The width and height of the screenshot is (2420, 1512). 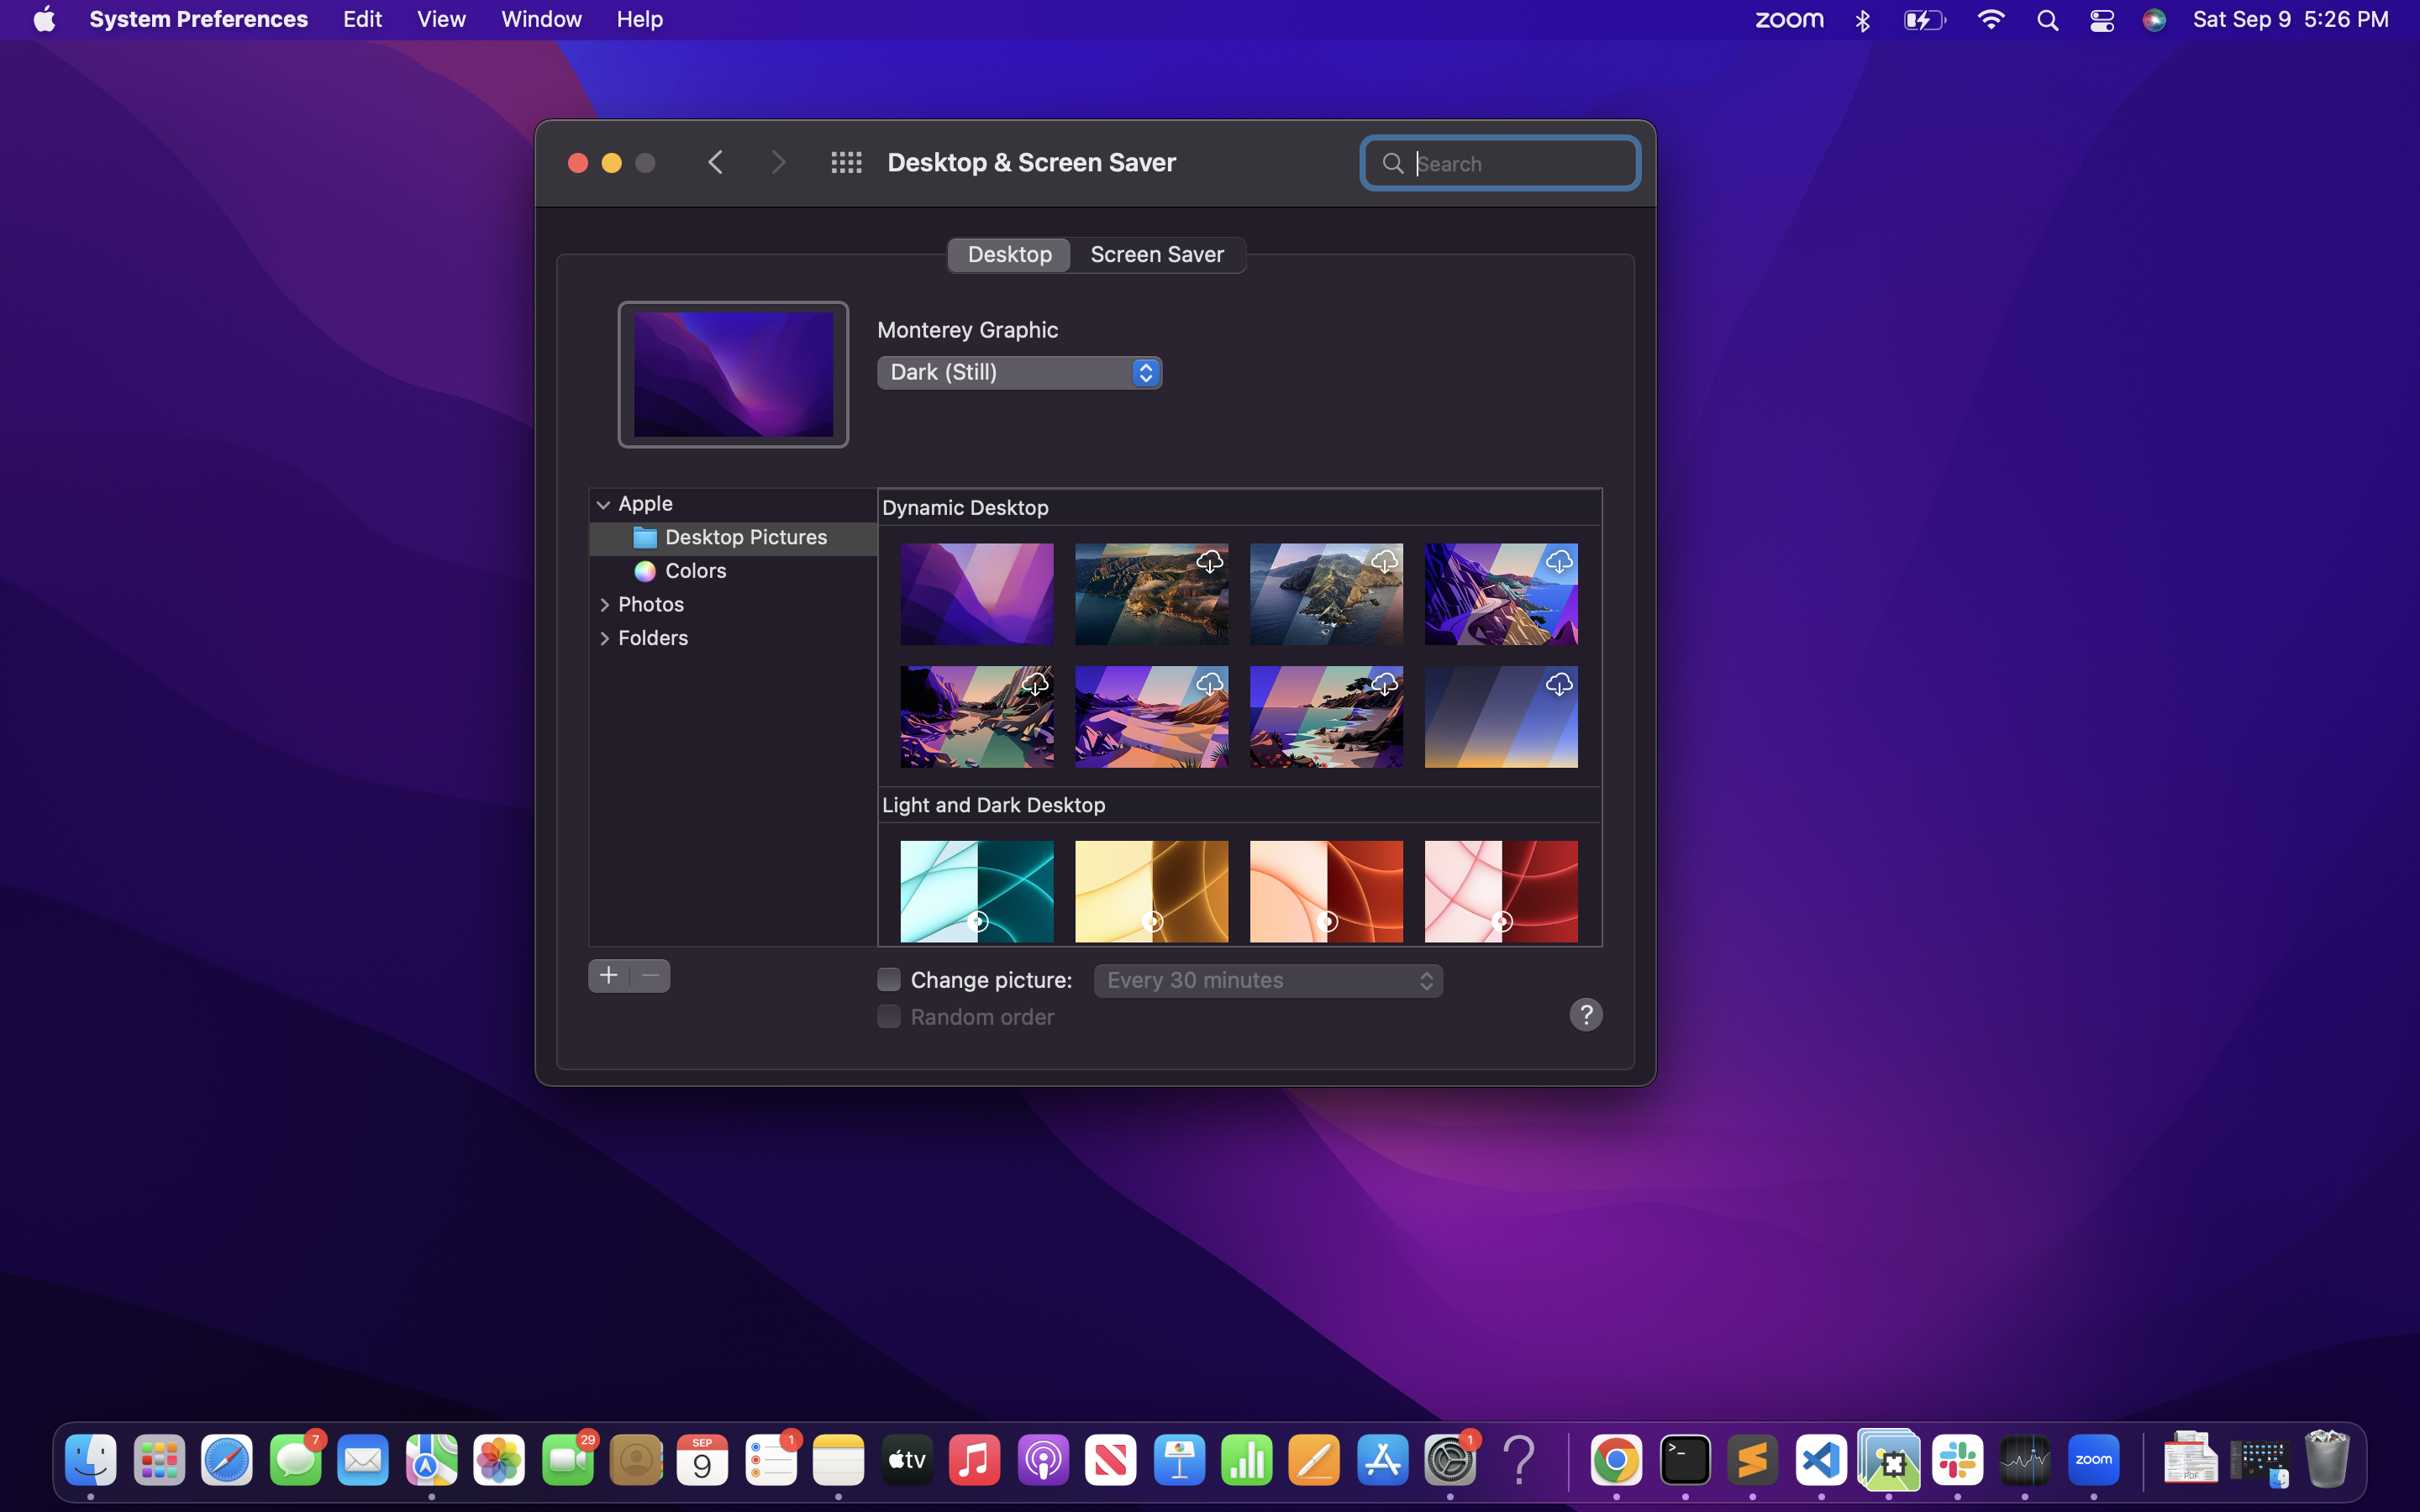 What do you see at coordinates (1584, 1013) in the screenshot?
I see `the user"s guide` at bounding box center [1584, 1013].